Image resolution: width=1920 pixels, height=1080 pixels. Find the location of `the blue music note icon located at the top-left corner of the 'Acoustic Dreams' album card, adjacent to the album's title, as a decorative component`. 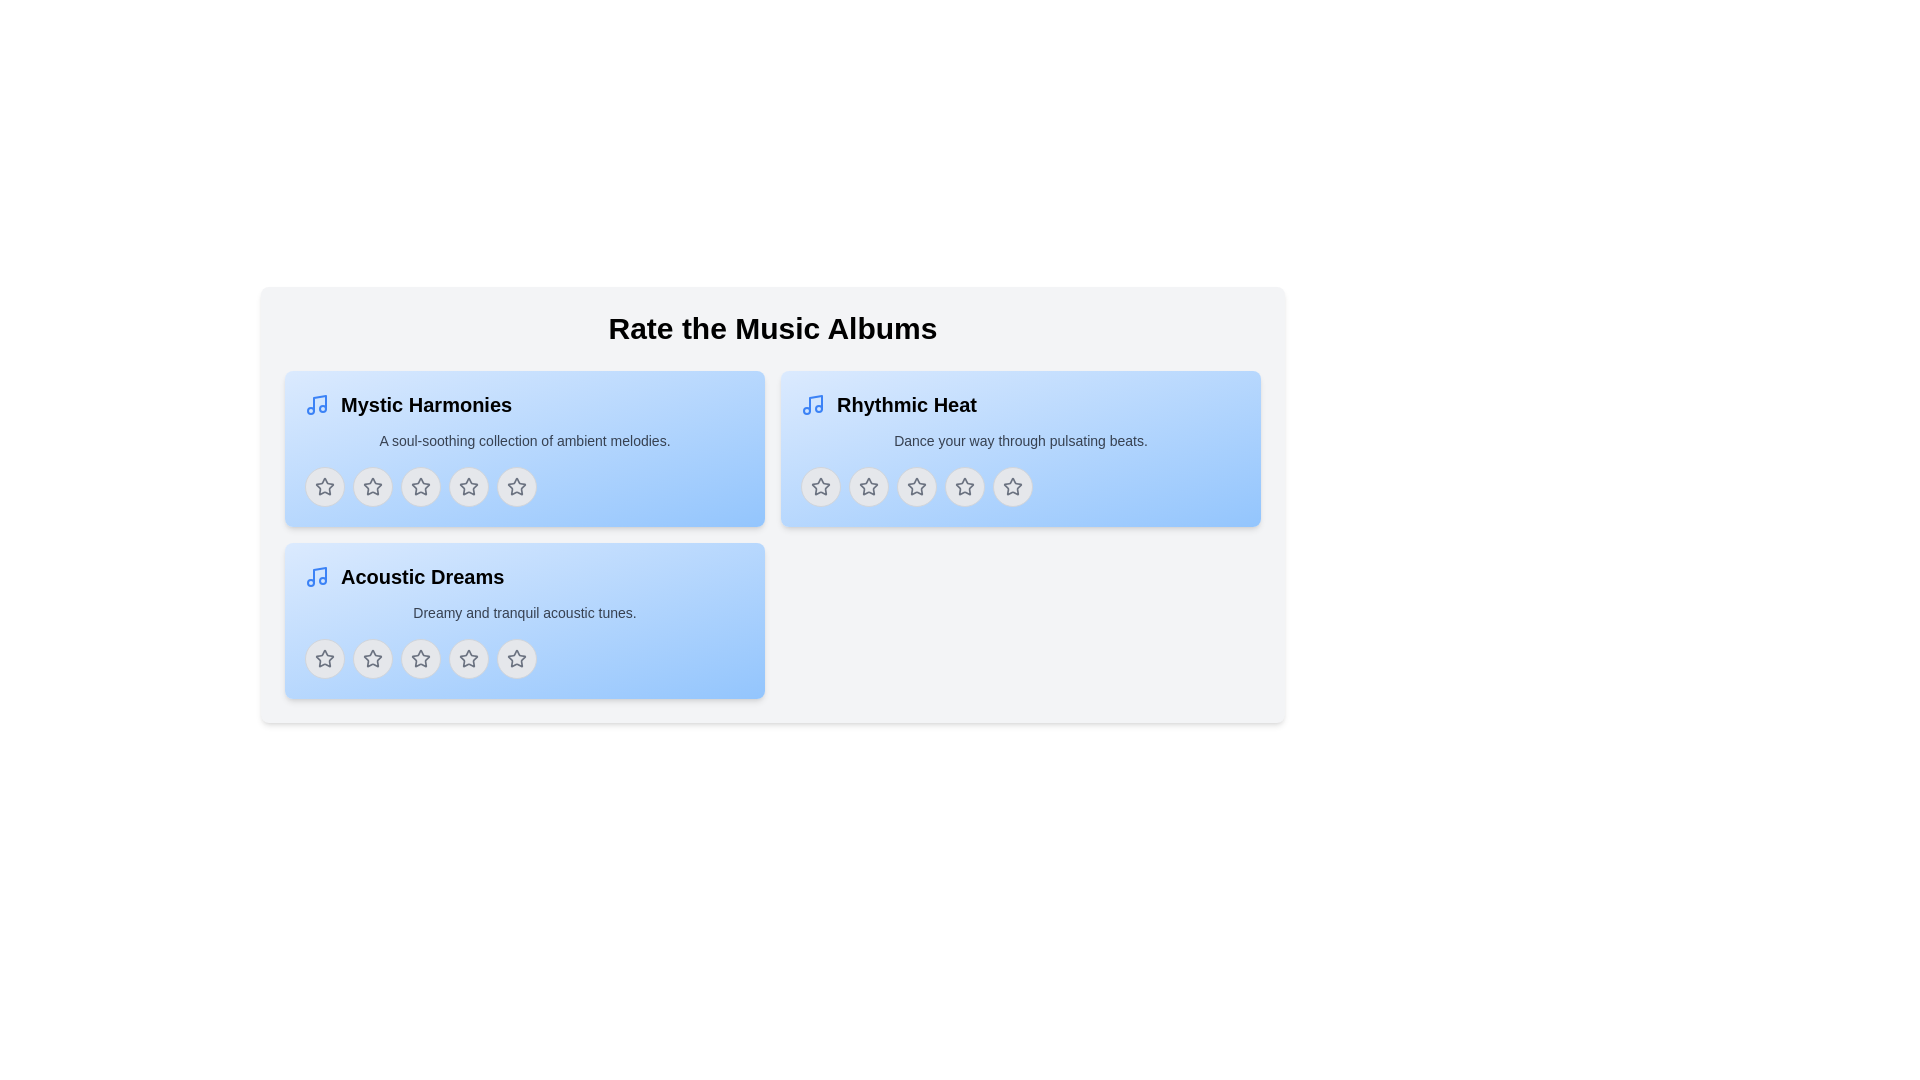

the blue music note icon located at the top-left corner of the 'Acoustic Dreams' album card, adjacent to the album's title, as a decorative component is located at coordinates (315, 577).